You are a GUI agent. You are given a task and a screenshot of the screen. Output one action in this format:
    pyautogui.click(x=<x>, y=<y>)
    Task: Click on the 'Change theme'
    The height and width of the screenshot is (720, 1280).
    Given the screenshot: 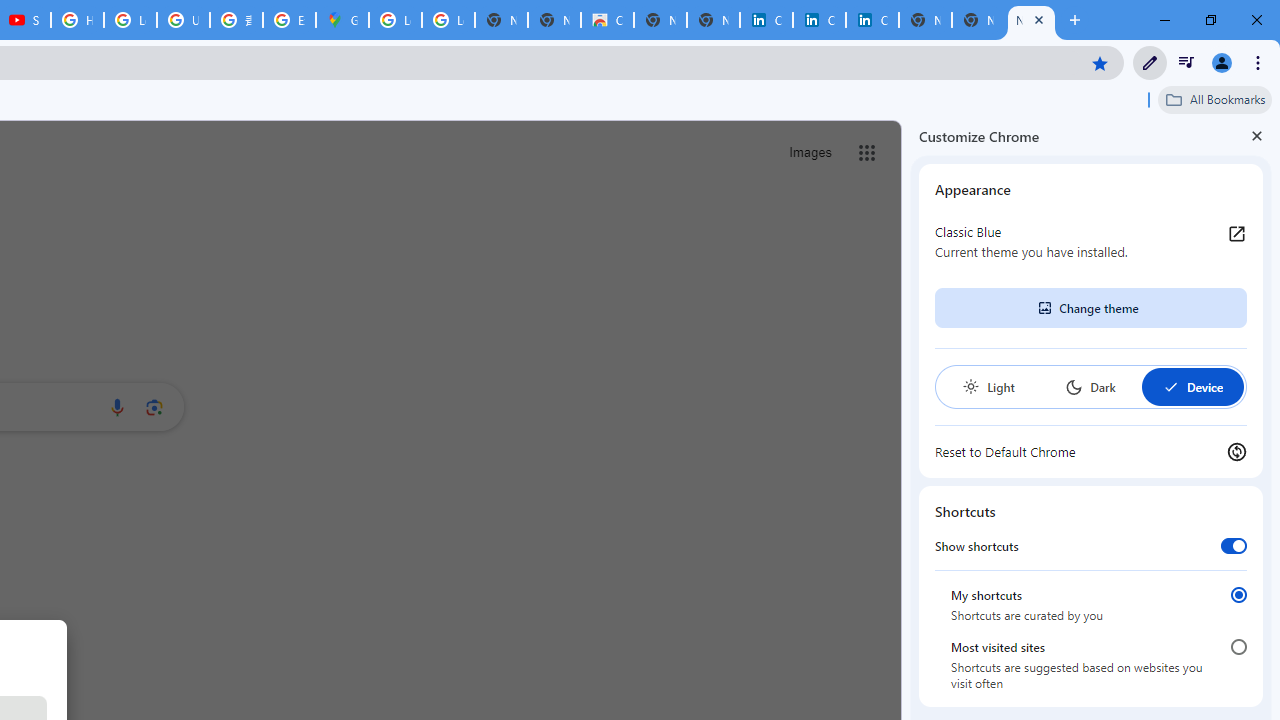 What is the action you would take?
    pyautogui.click(x=1089, y=308)
    